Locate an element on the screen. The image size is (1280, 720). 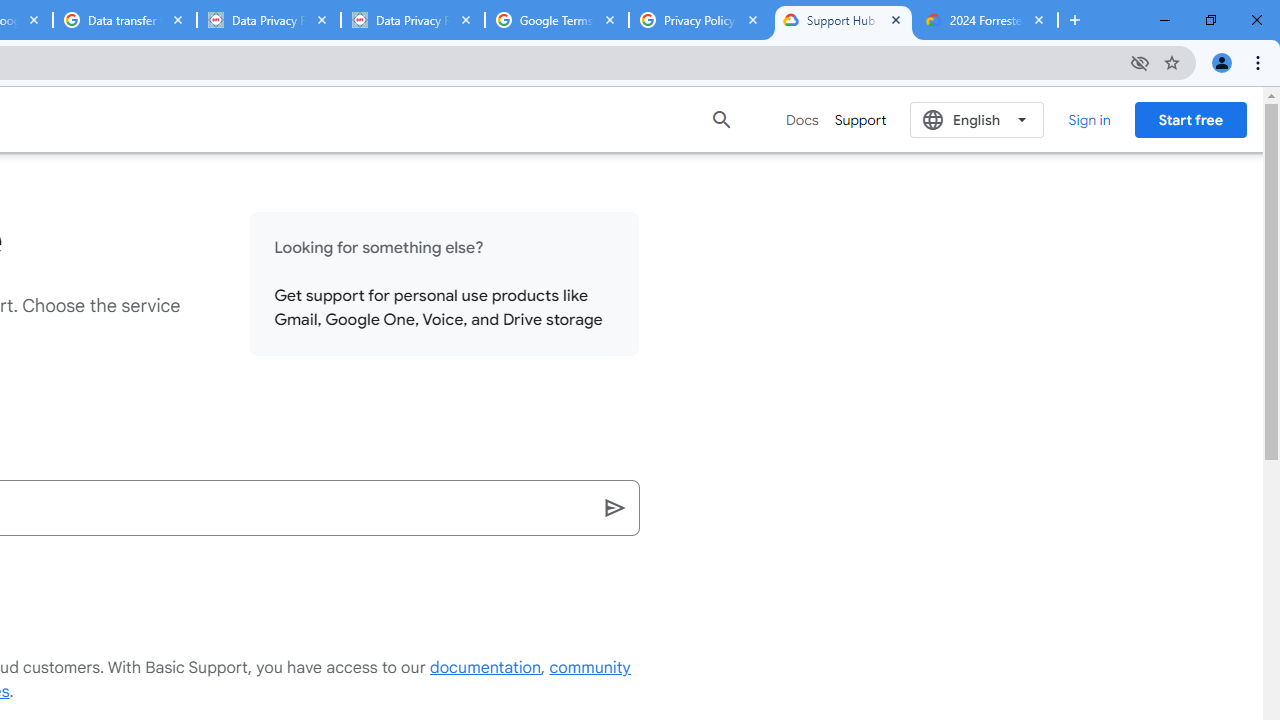
'Sign in' is located at coordinates (1088, 119).